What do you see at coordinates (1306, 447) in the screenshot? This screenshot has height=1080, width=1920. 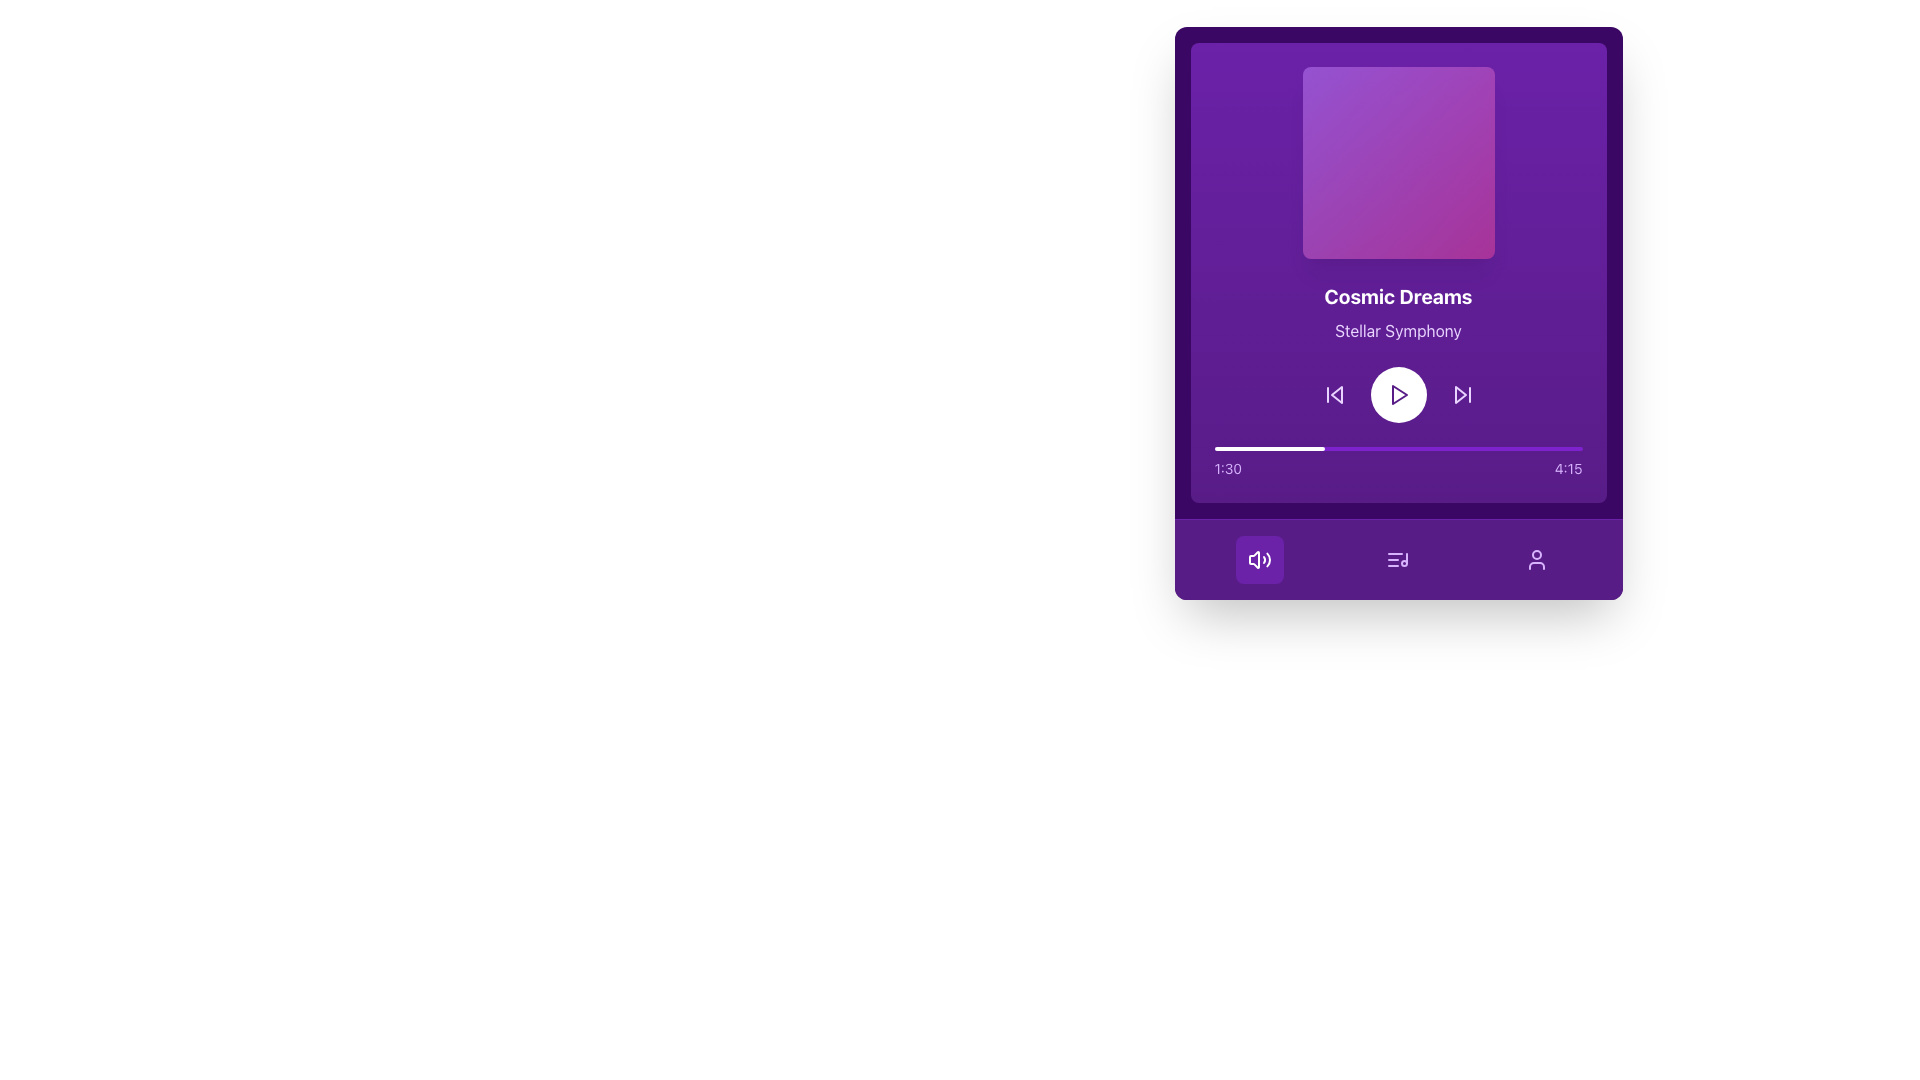 I see `the slider position` at bounding box center [1306, 447].